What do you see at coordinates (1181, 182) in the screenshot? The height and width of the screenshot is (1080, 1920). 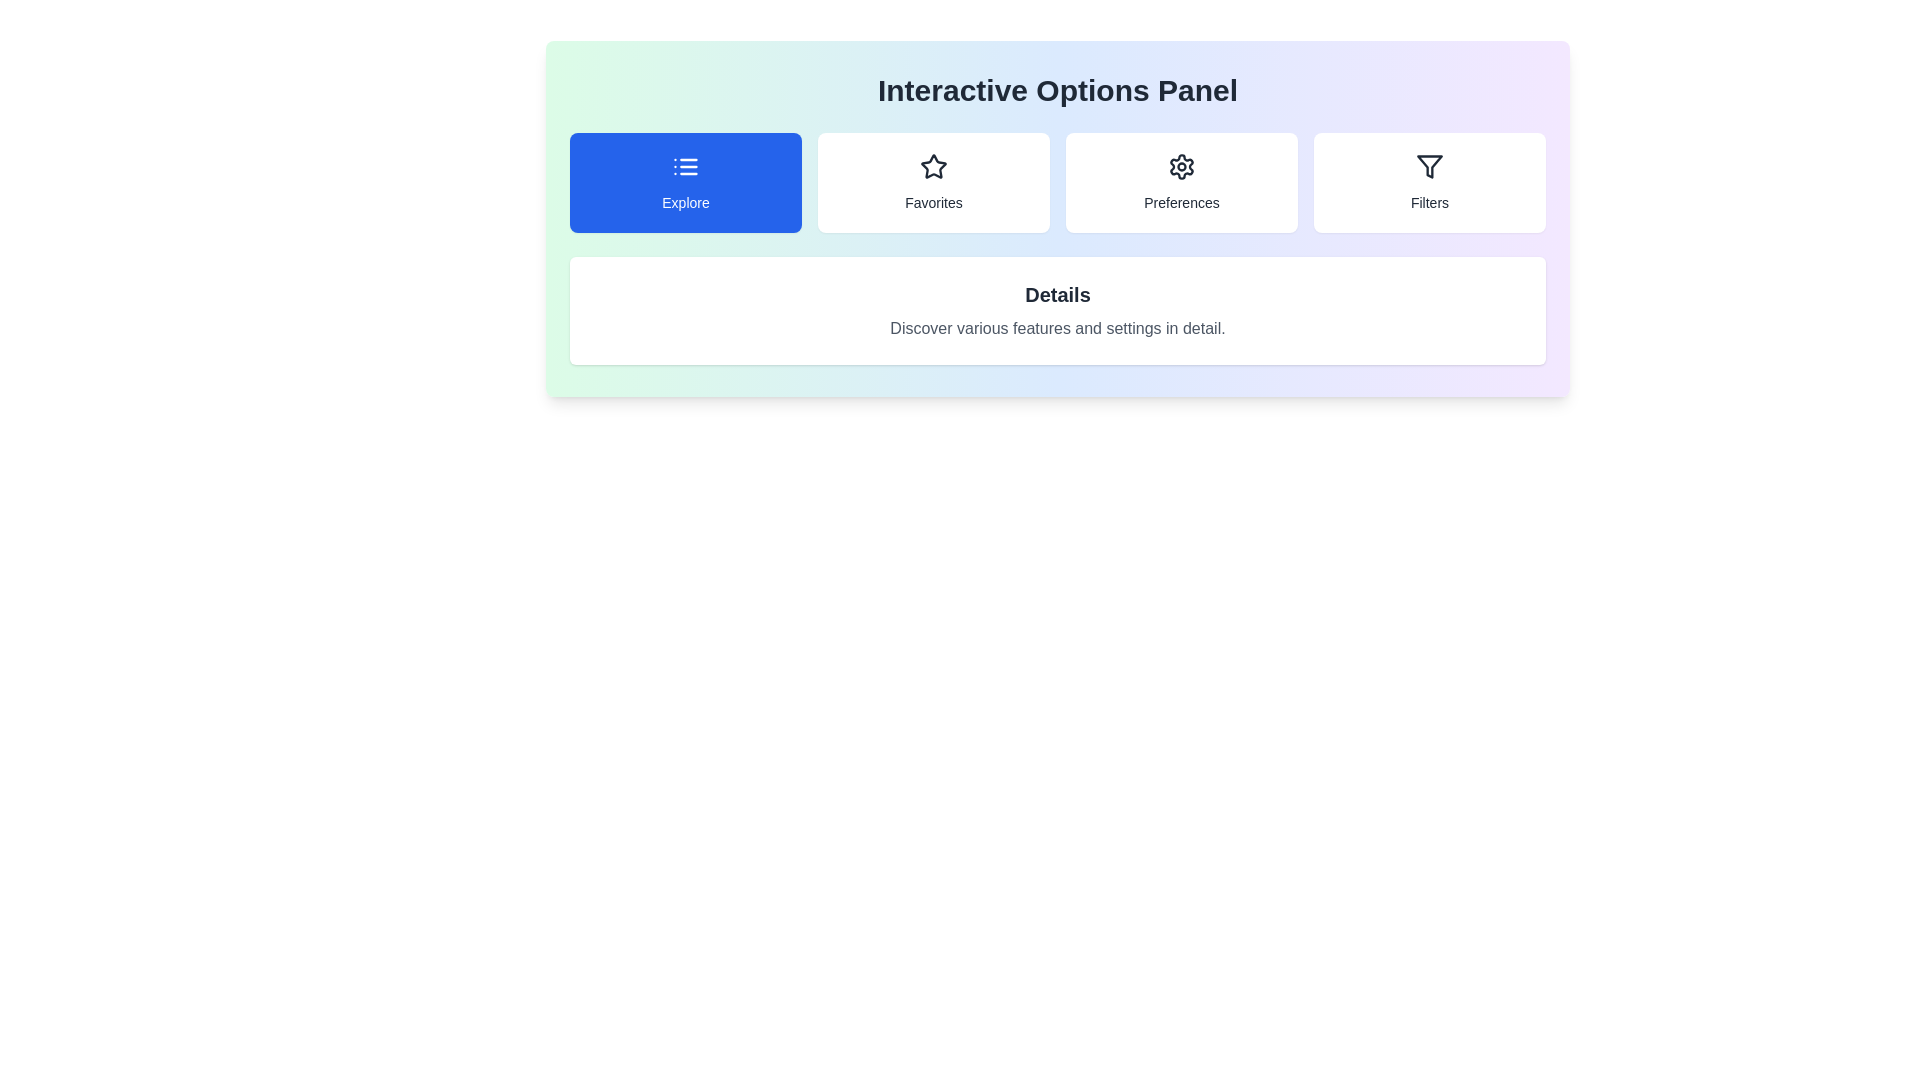 I see `the 'Preferences' button` at bounding box center [1181, 182].